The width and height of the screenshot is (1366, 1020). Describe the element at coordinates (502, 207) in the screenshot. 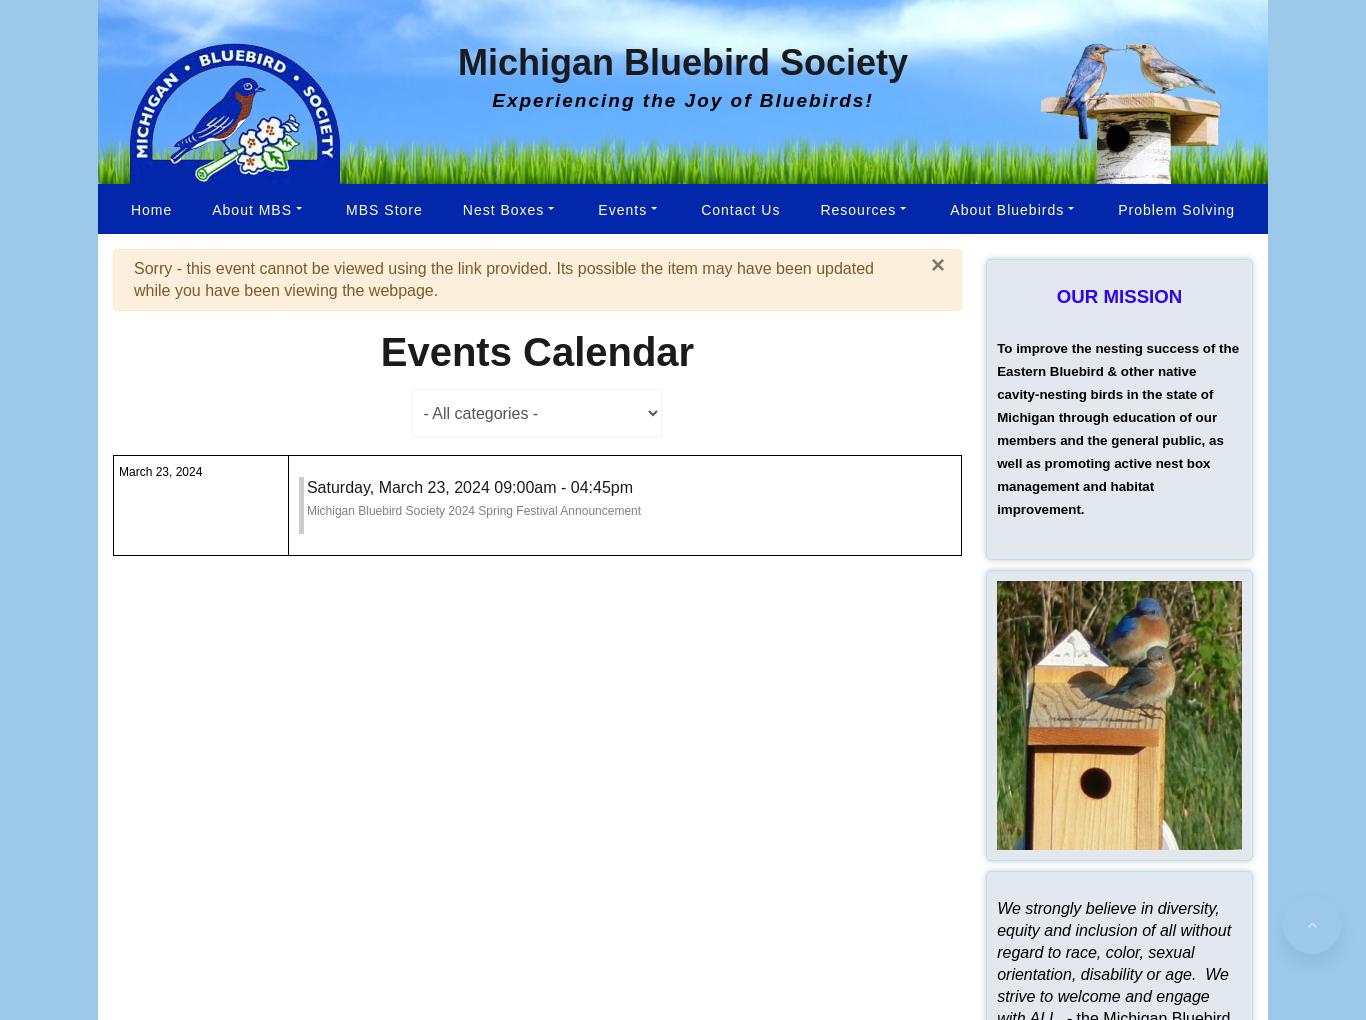

I see `'Nest Boxes'` at that location.